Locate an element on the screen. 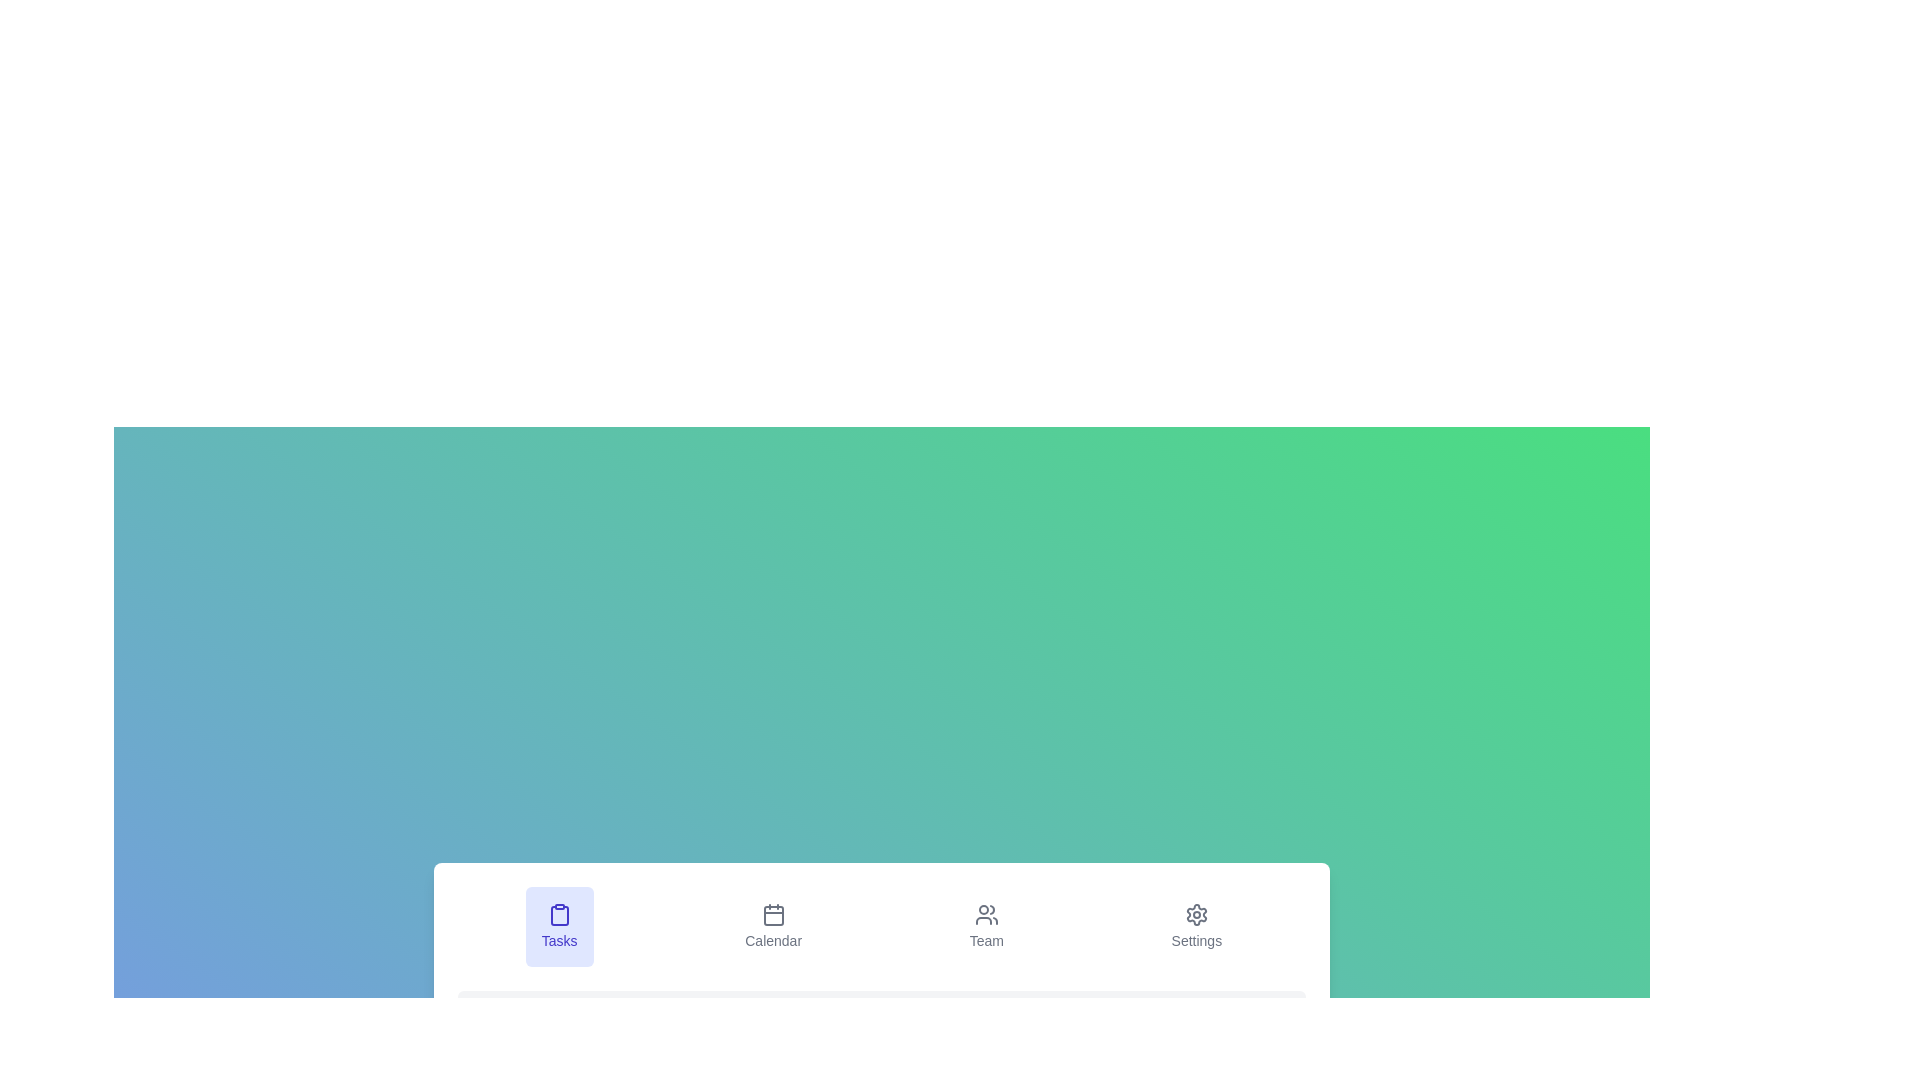  the gear icon within the settings button located on the far right of the horizontal menu at the bottom of the interface is located at coordinates (1196, 914).